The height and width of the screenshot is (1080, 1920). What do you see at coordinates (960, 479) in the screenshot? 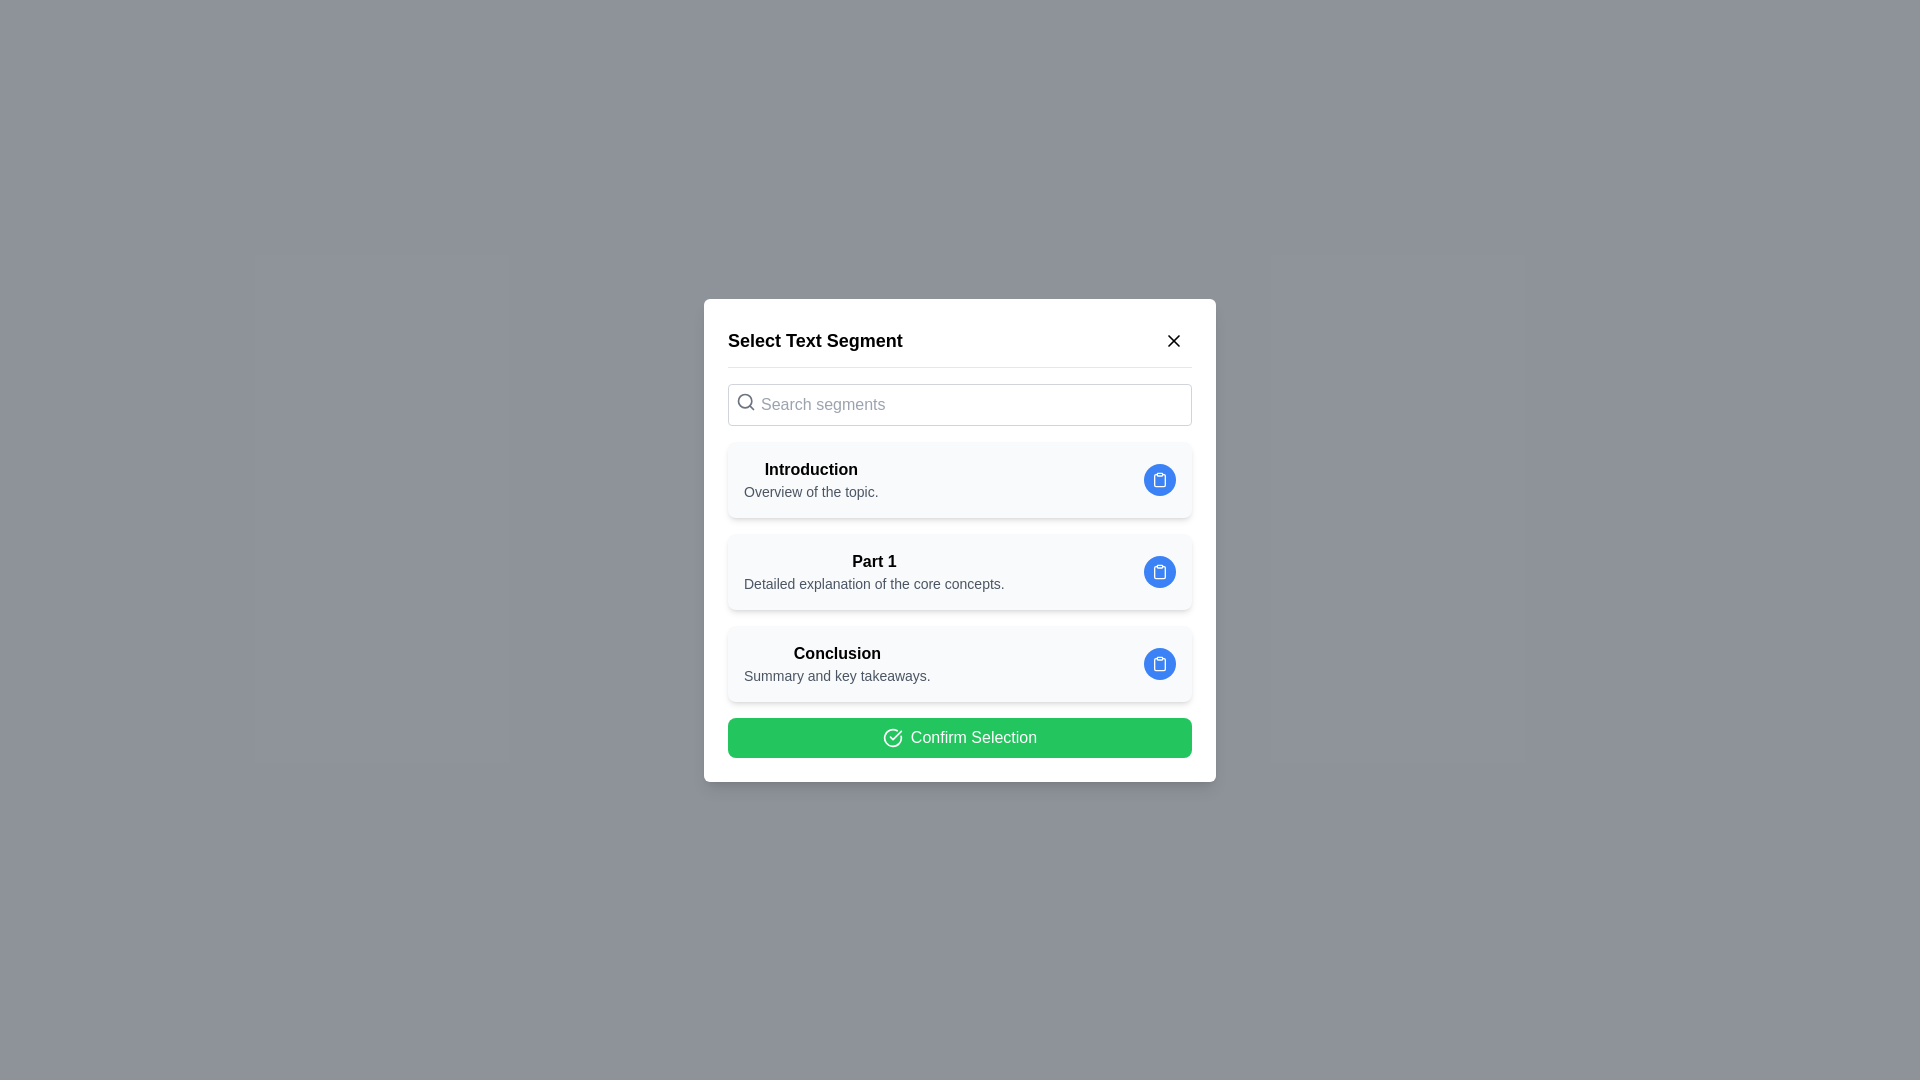
I see `the segment with title Introduction to view its details` at bounding box center [960, 479].